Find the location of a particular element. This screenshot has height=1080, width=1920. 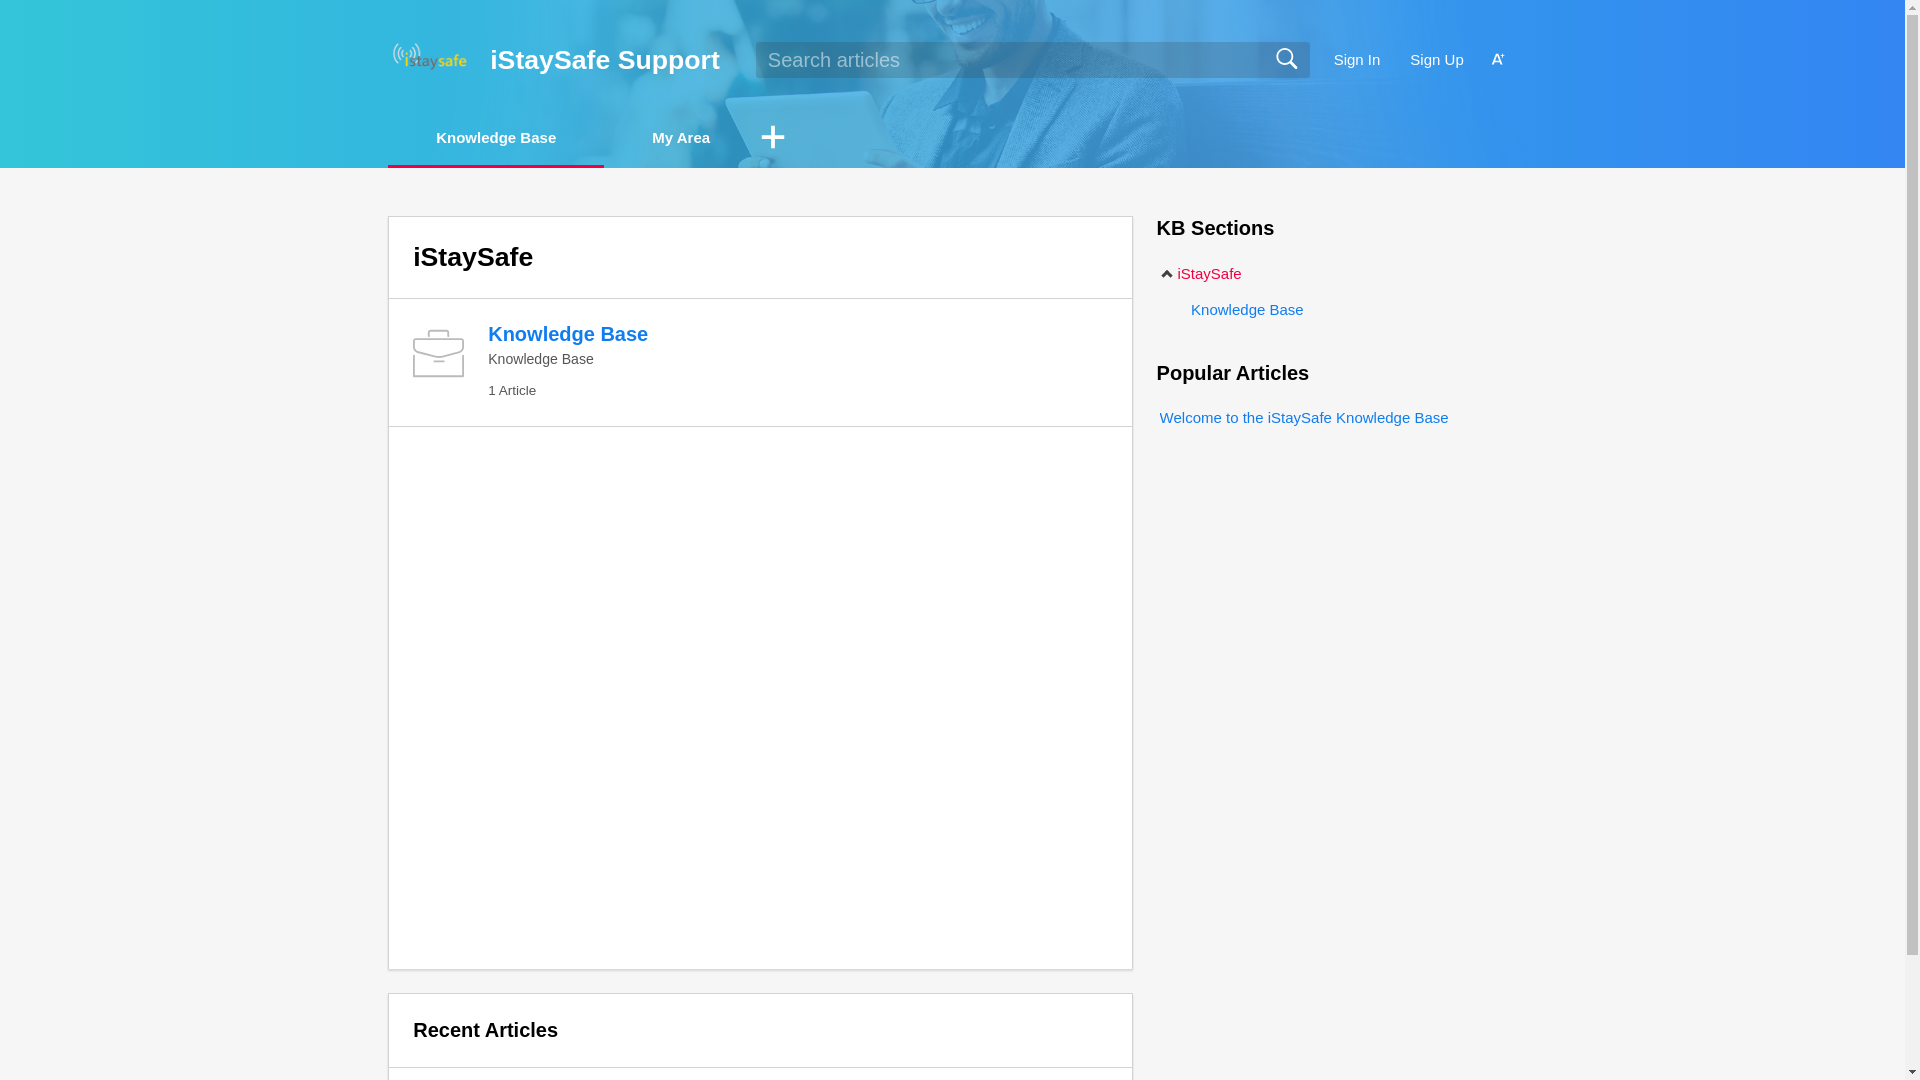

'Sign Up' is located at coordinates (1435, 59).